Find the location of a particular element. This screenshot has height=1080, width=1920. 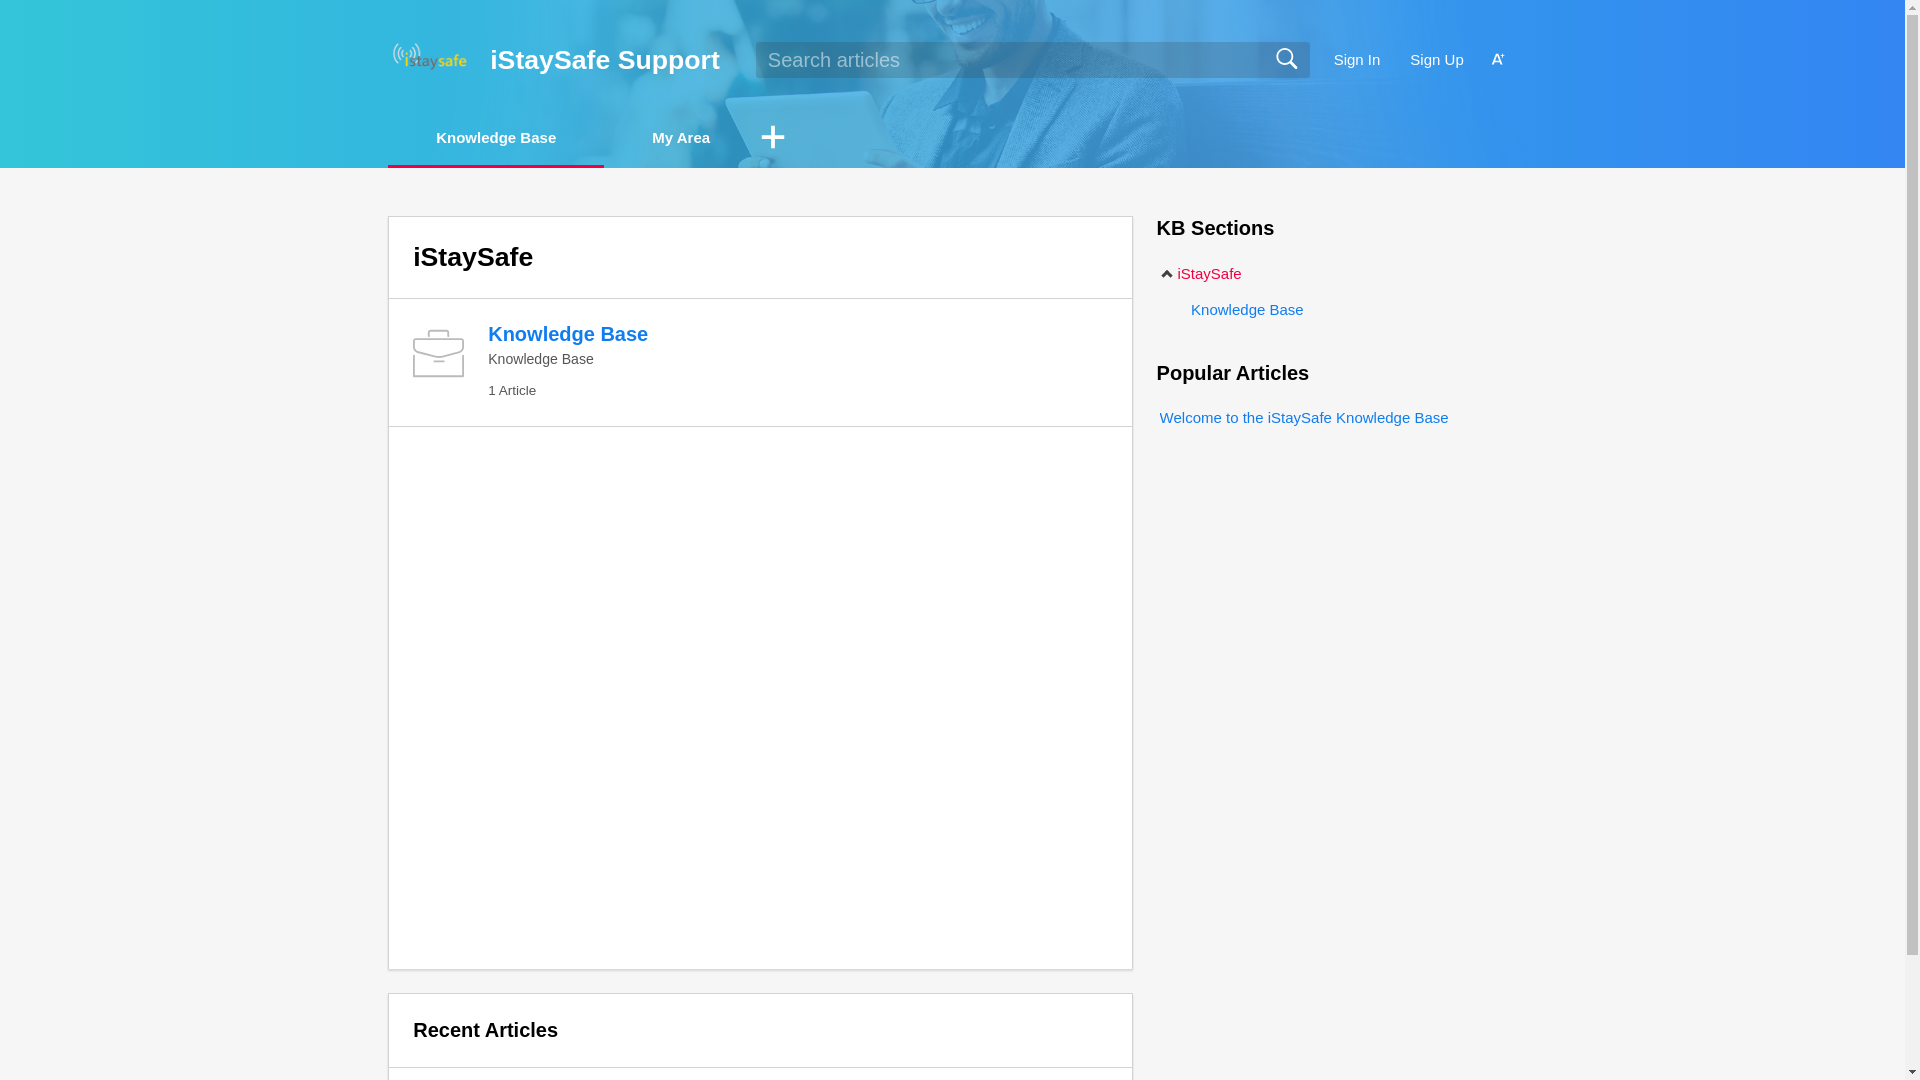

'Sign Up' is located at coordinates (1435, 59).